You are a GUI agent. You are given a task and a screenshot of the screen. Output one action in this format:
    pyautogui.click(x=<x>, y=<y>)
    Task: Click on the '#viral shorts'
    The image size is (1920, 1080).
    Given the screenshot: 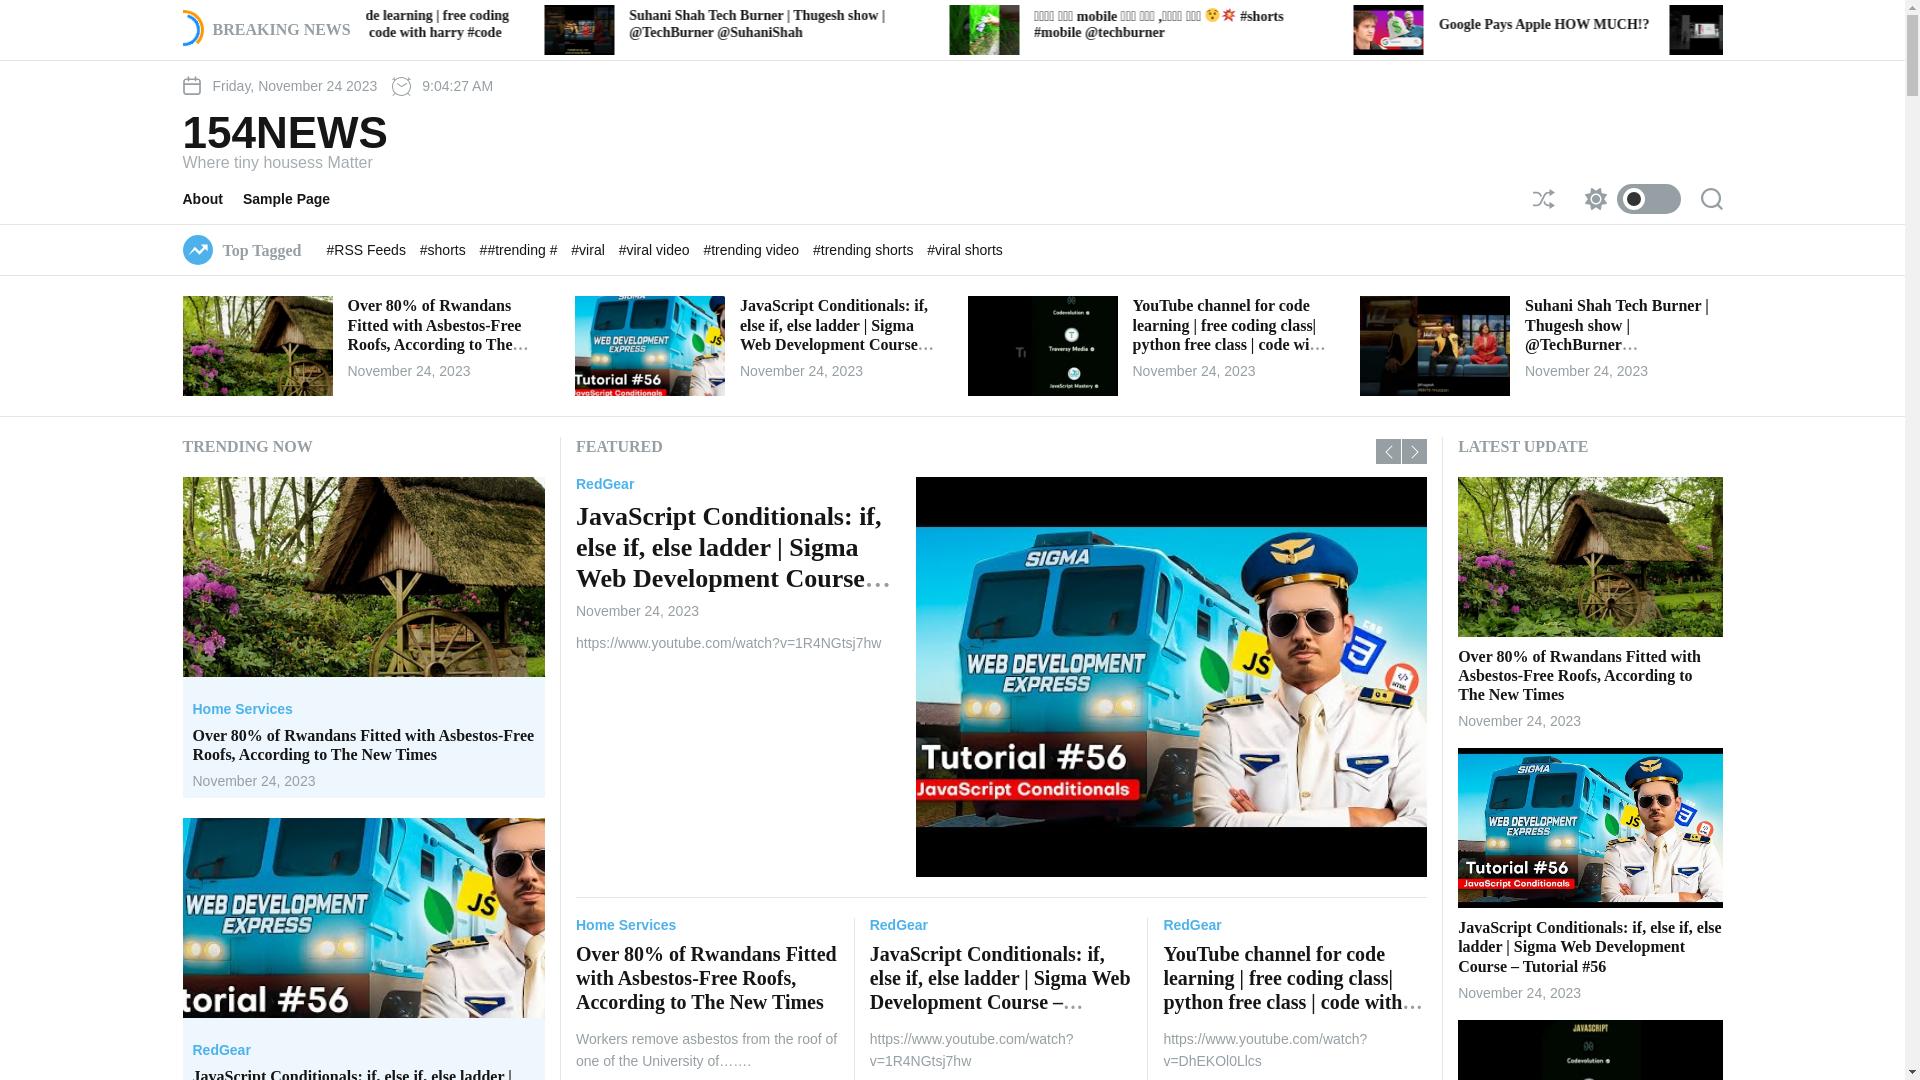 What is the action you would take?
    pyautogui.click(x=964, y=249)
    